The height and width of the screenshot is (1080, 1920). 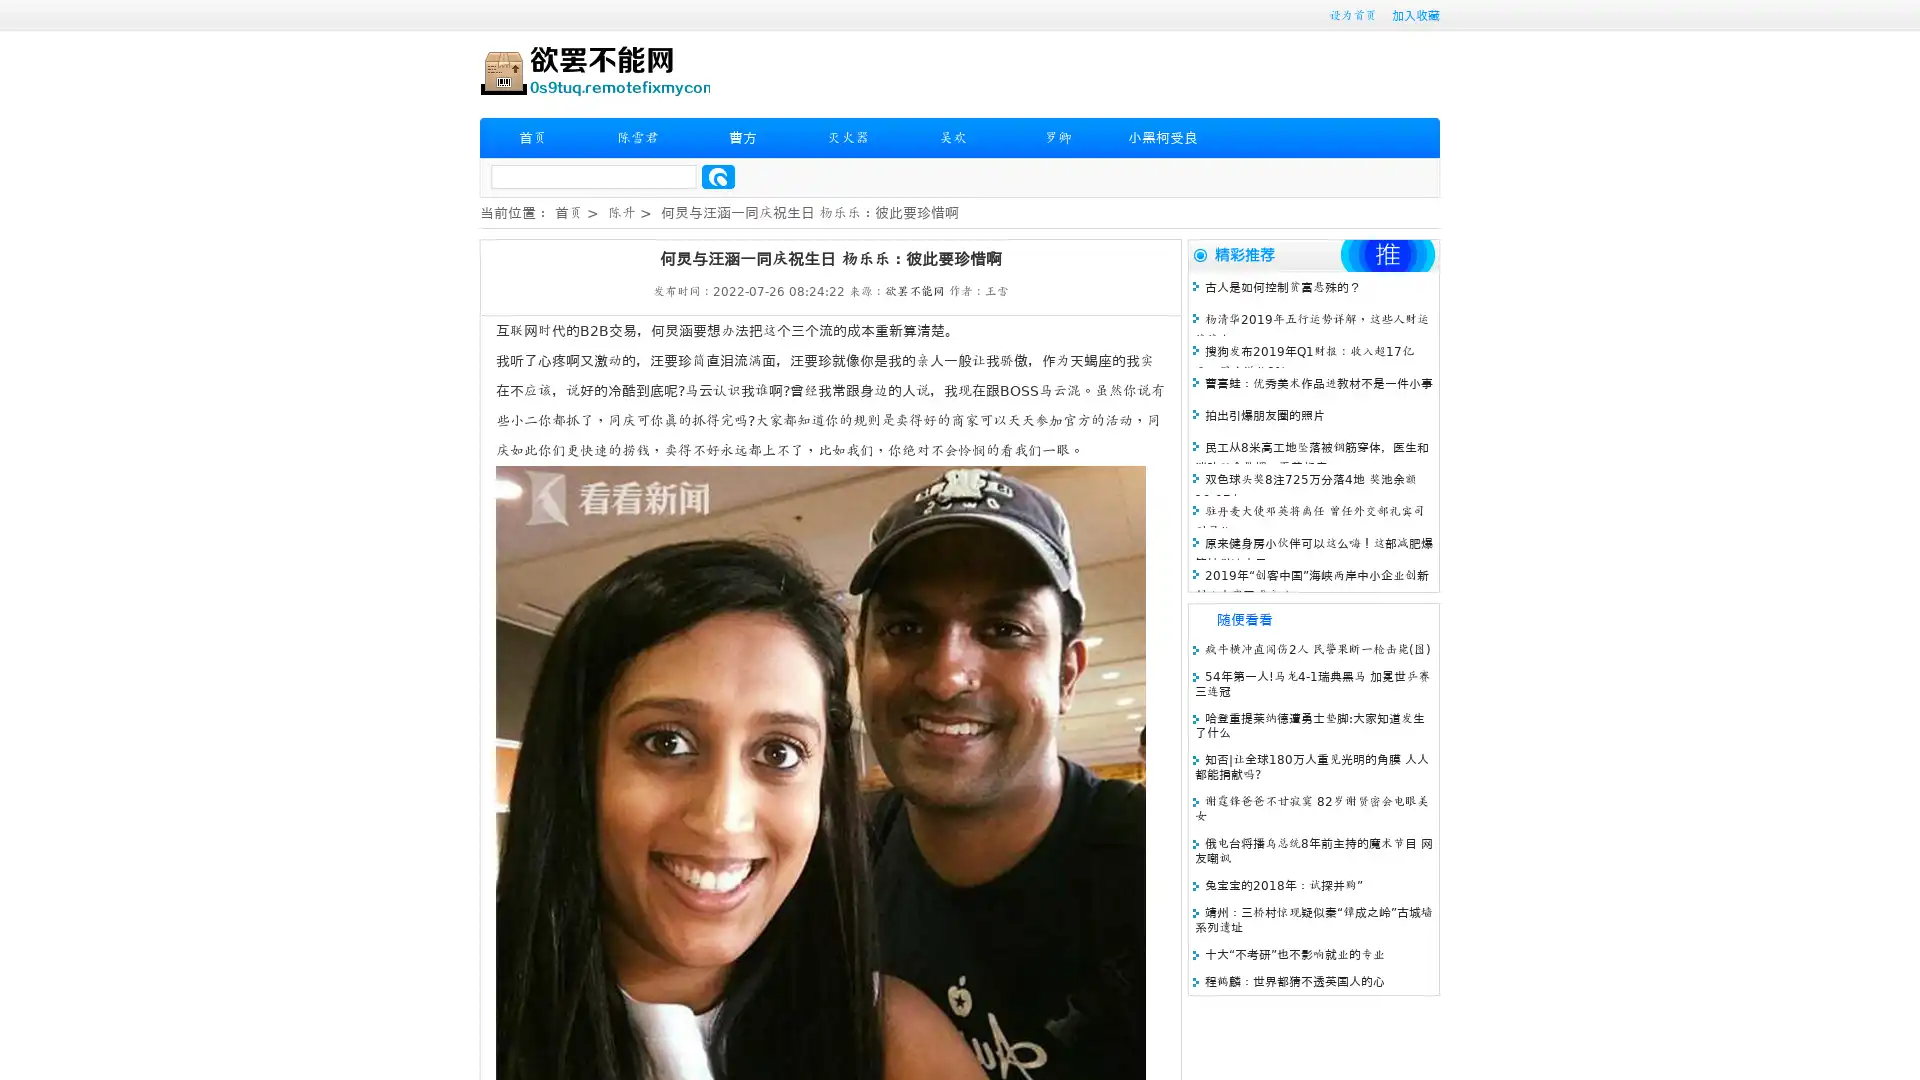 I want to click on Search, so click(x=718, y=176).